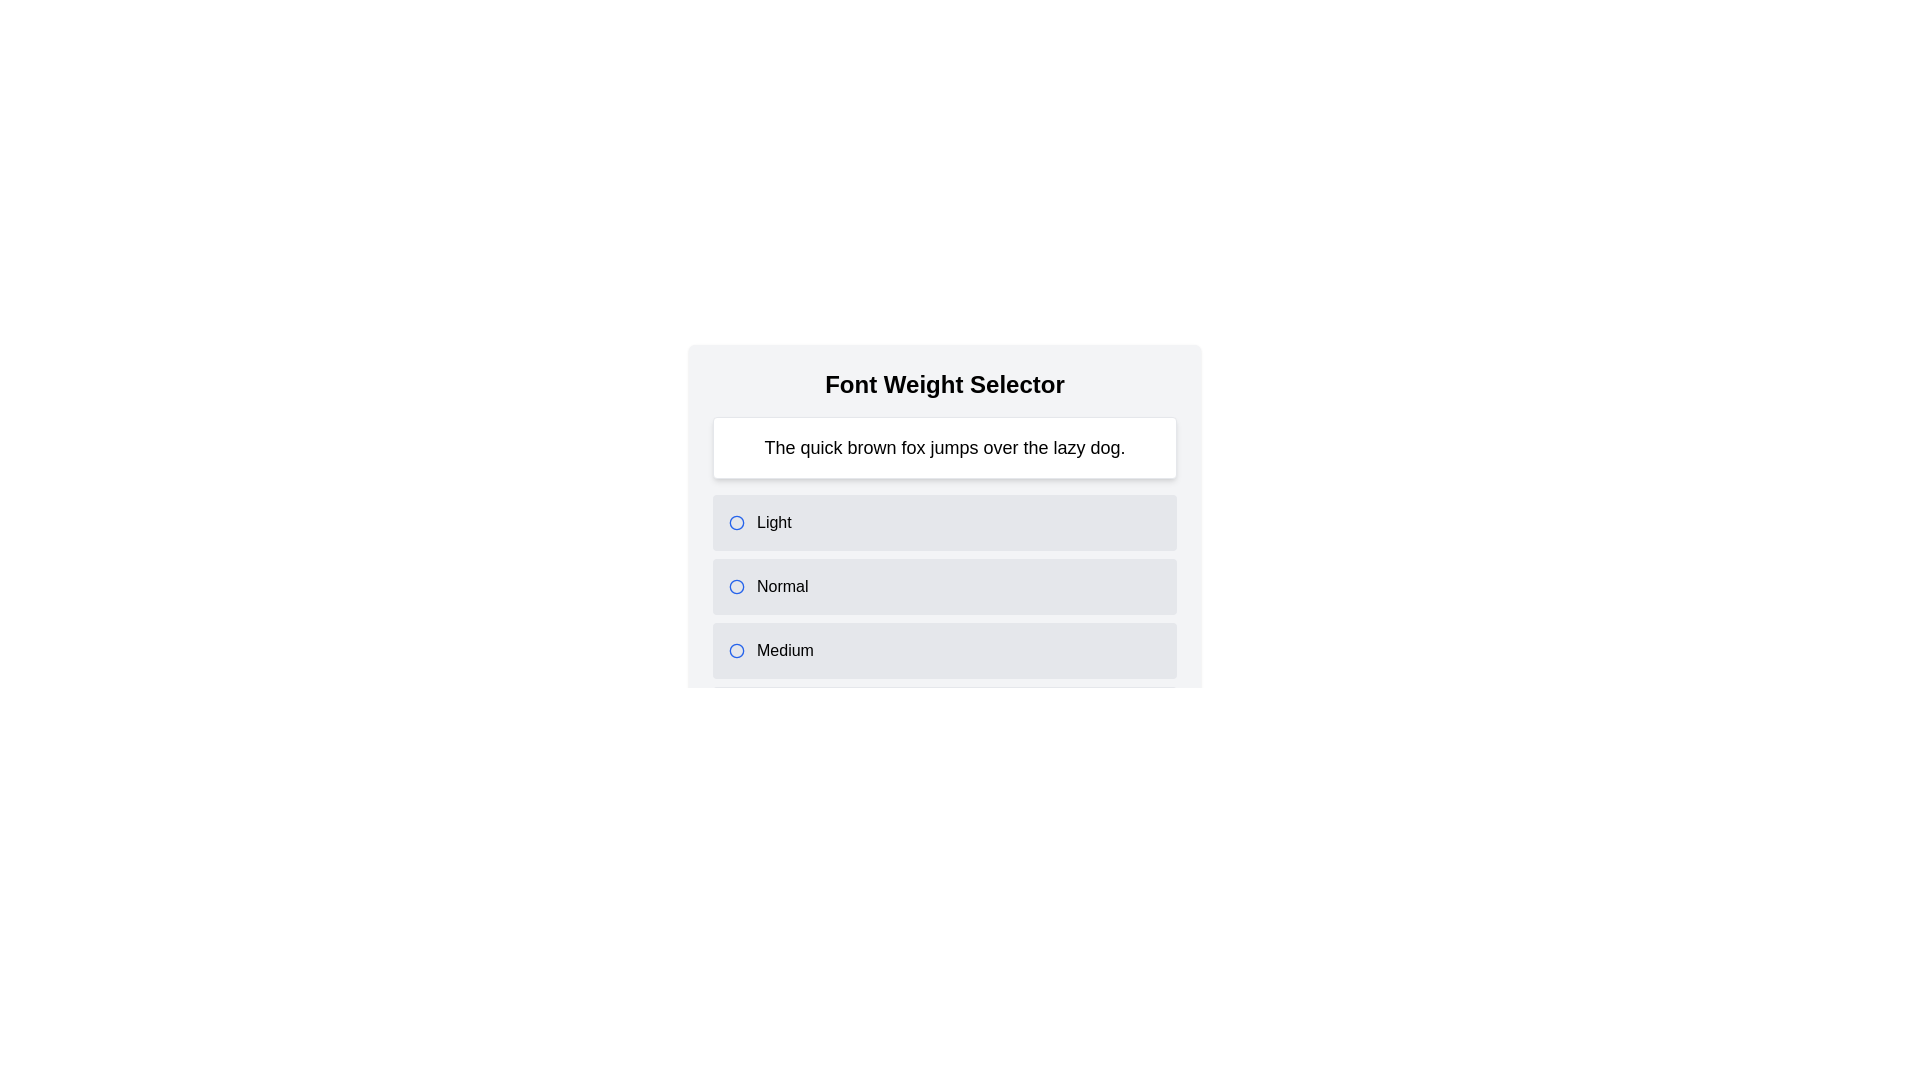 This screenshot has width=1920, height=1080. I want to click on the text label displaying 'Medium', so click(784, 651).